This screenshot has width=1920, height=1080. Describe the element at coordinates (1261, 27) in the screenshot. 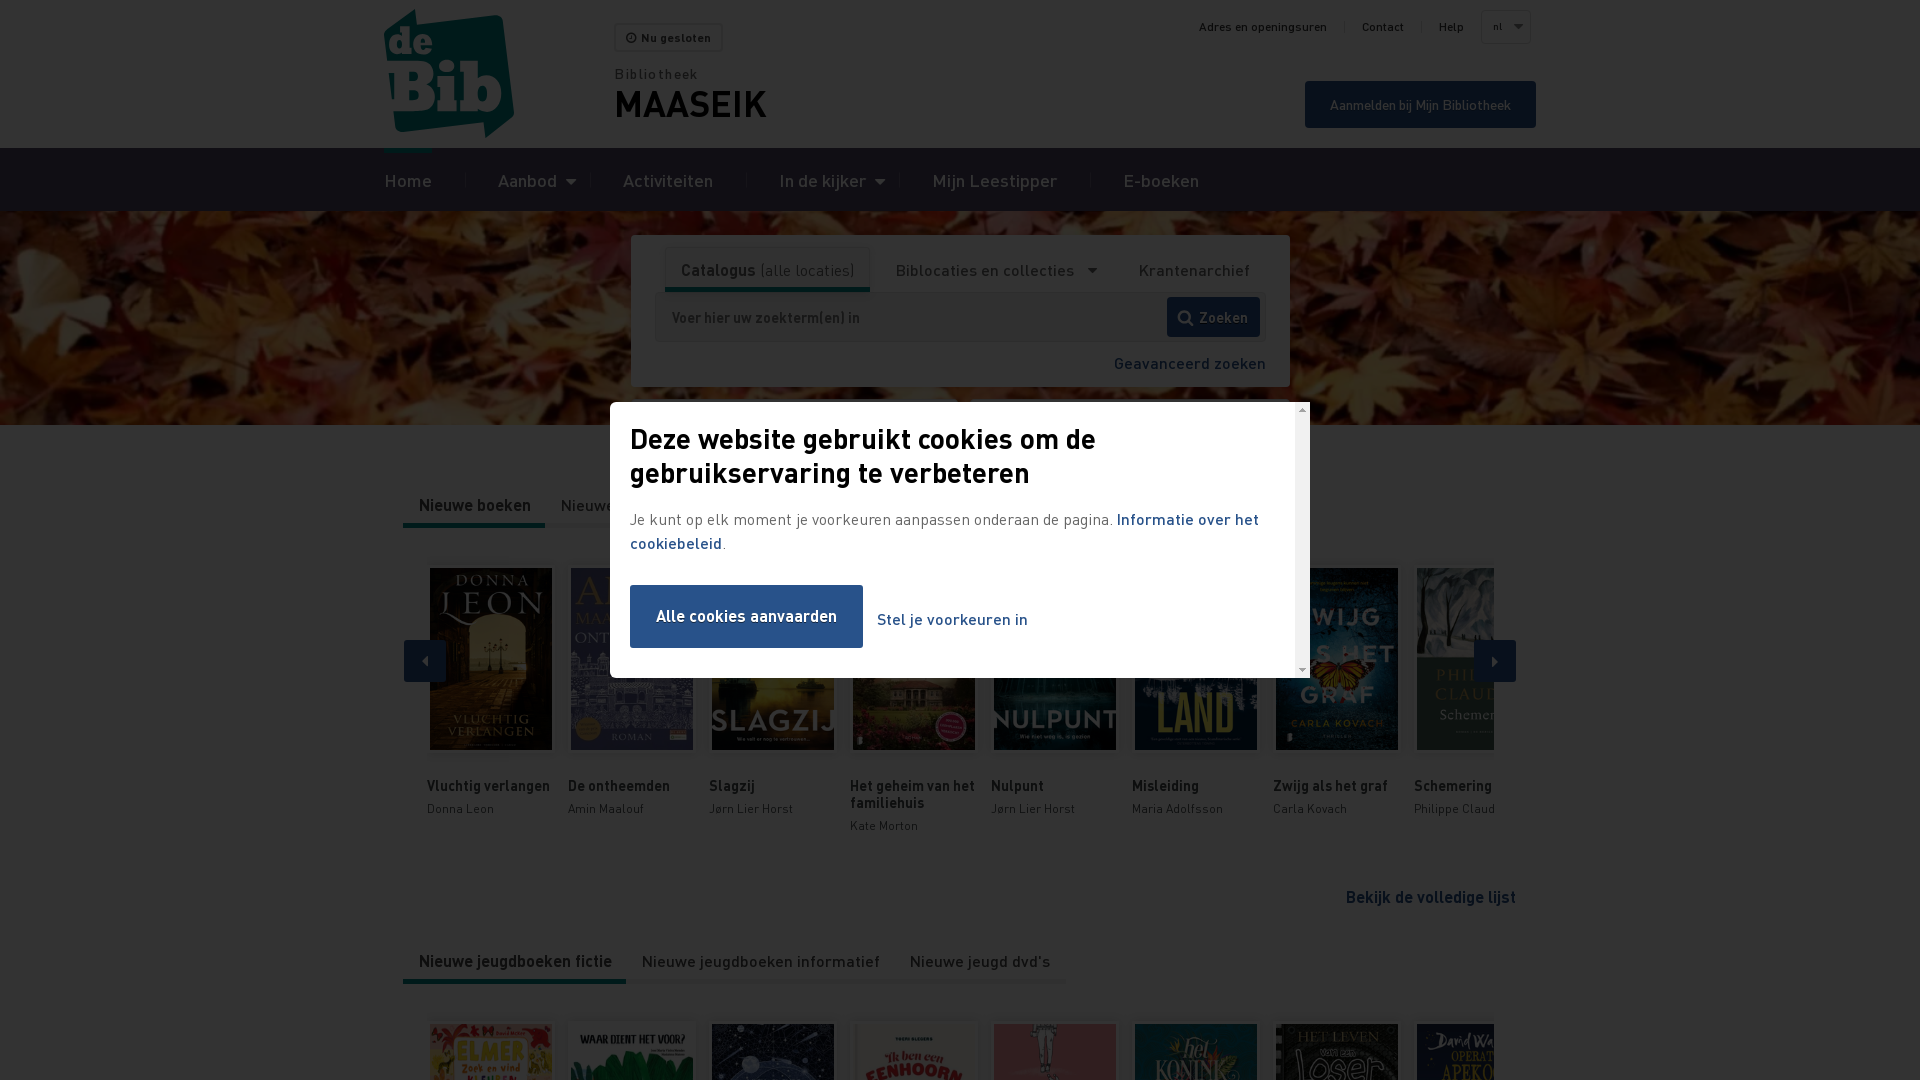

I see `'Adres en openingsuren'` at that location.